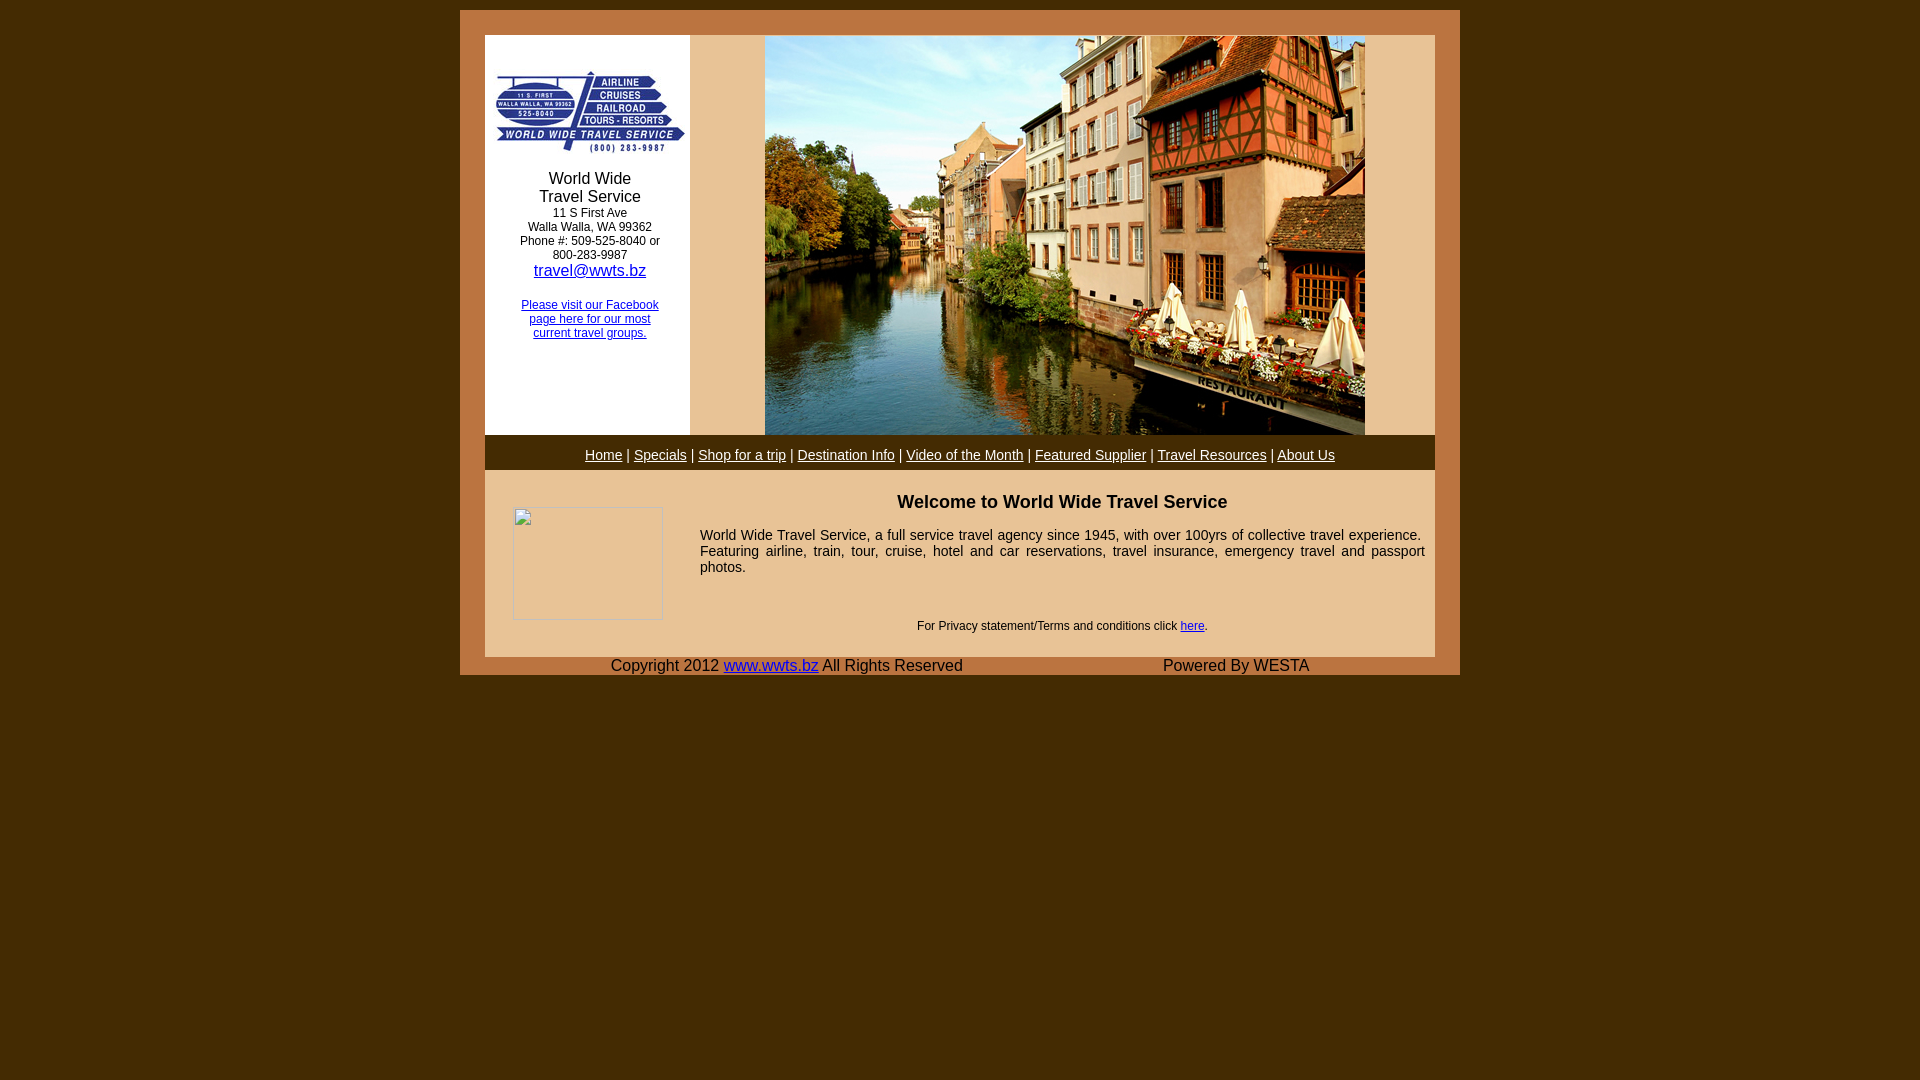  Describe the element at coordinates (1156, 455) in the screenshot. I see `'Travel Resources'` at that location.